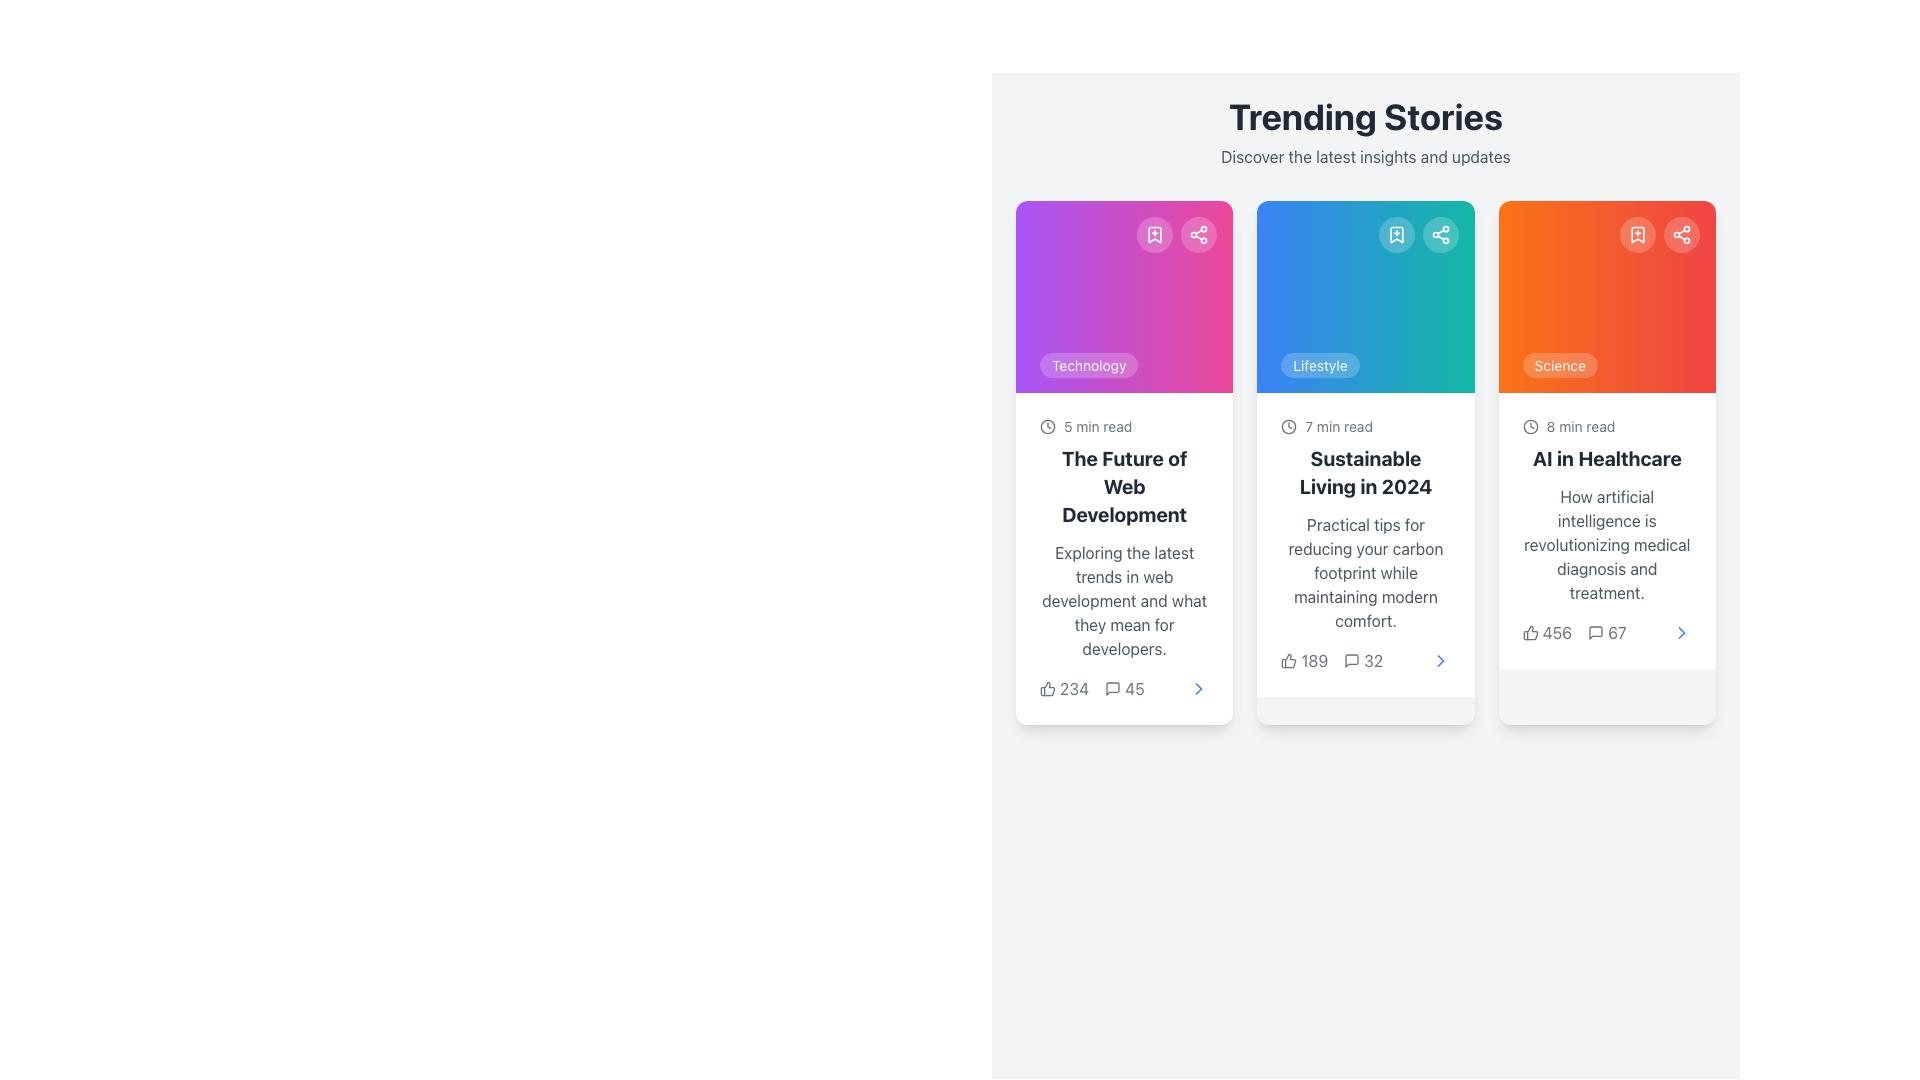  I want to click on the text label with an icon displaying the count of comments or discussions, located at the bottom right of the first card in the 'Trending Stories' section, so click(1124, 688).